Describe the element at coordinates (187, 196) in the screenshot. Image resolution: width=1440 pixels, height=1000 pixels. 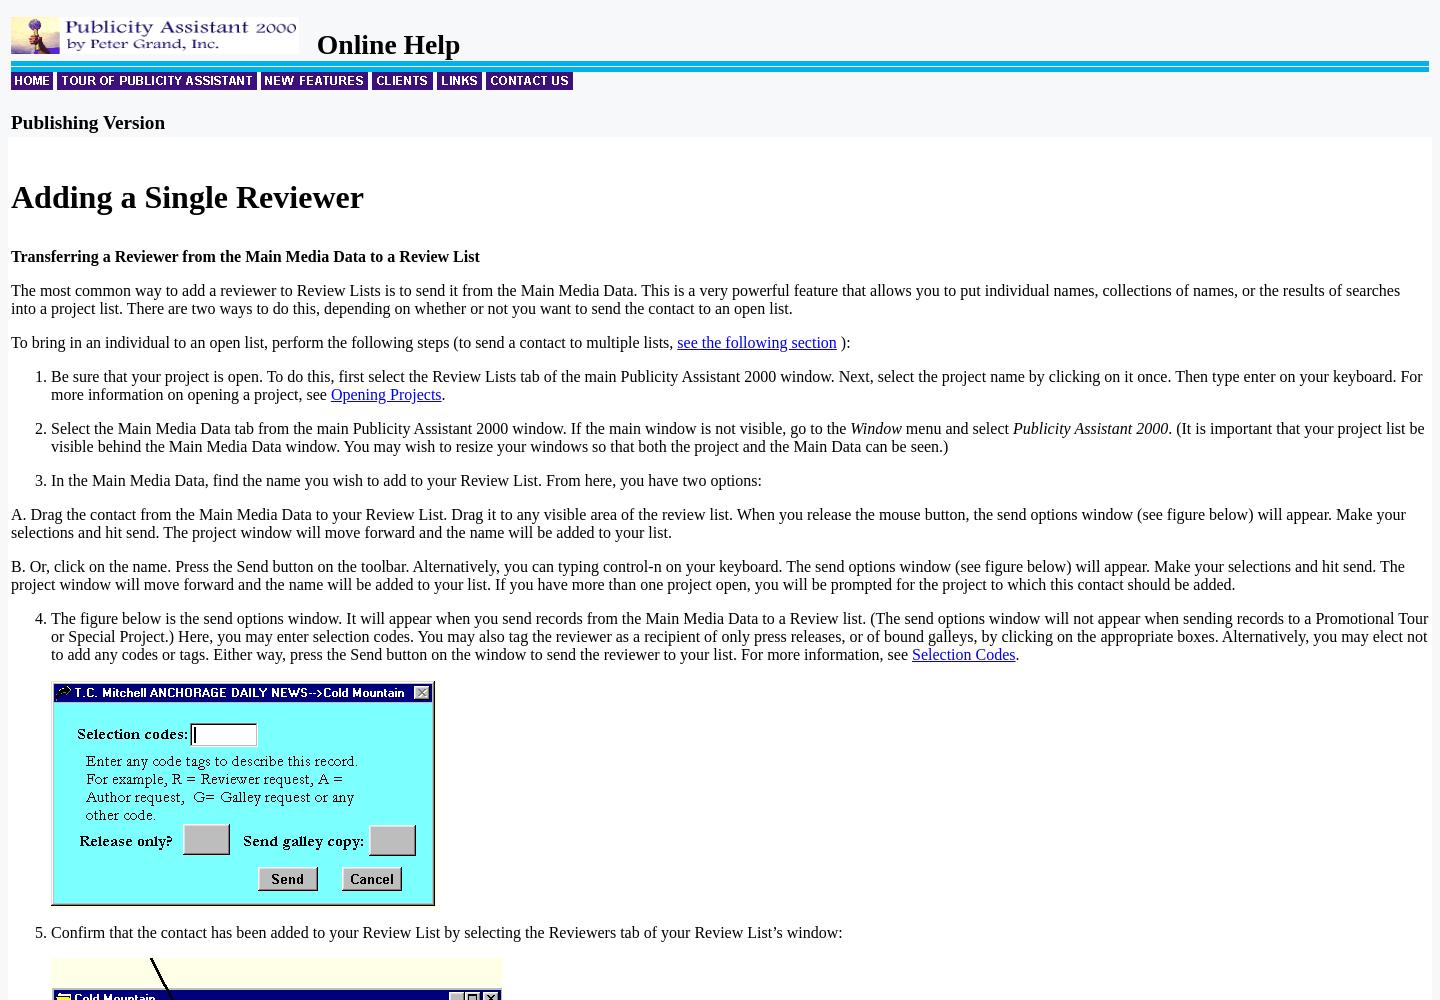
I see `'Adding a Single Reviewer'` at that location.